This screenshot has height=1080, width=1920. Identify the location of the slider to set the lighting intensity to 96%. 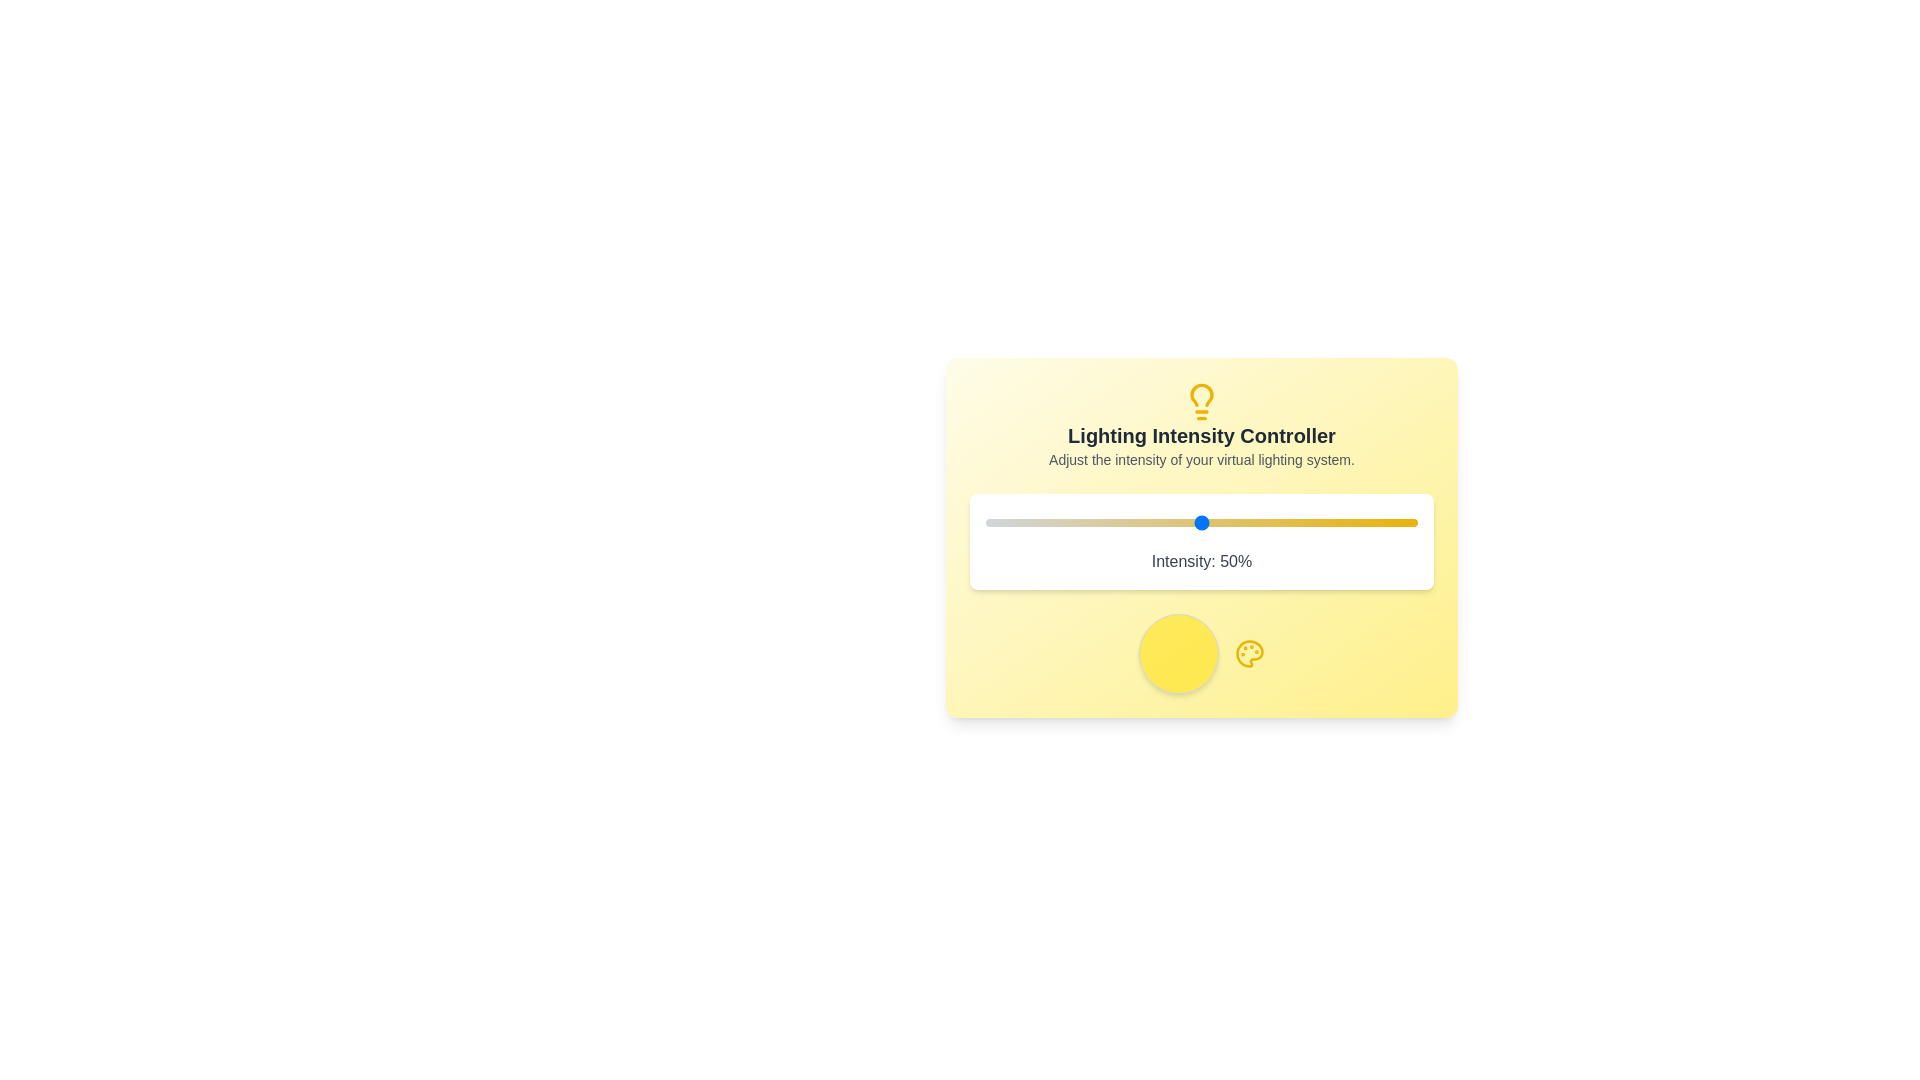
(1399, 522).